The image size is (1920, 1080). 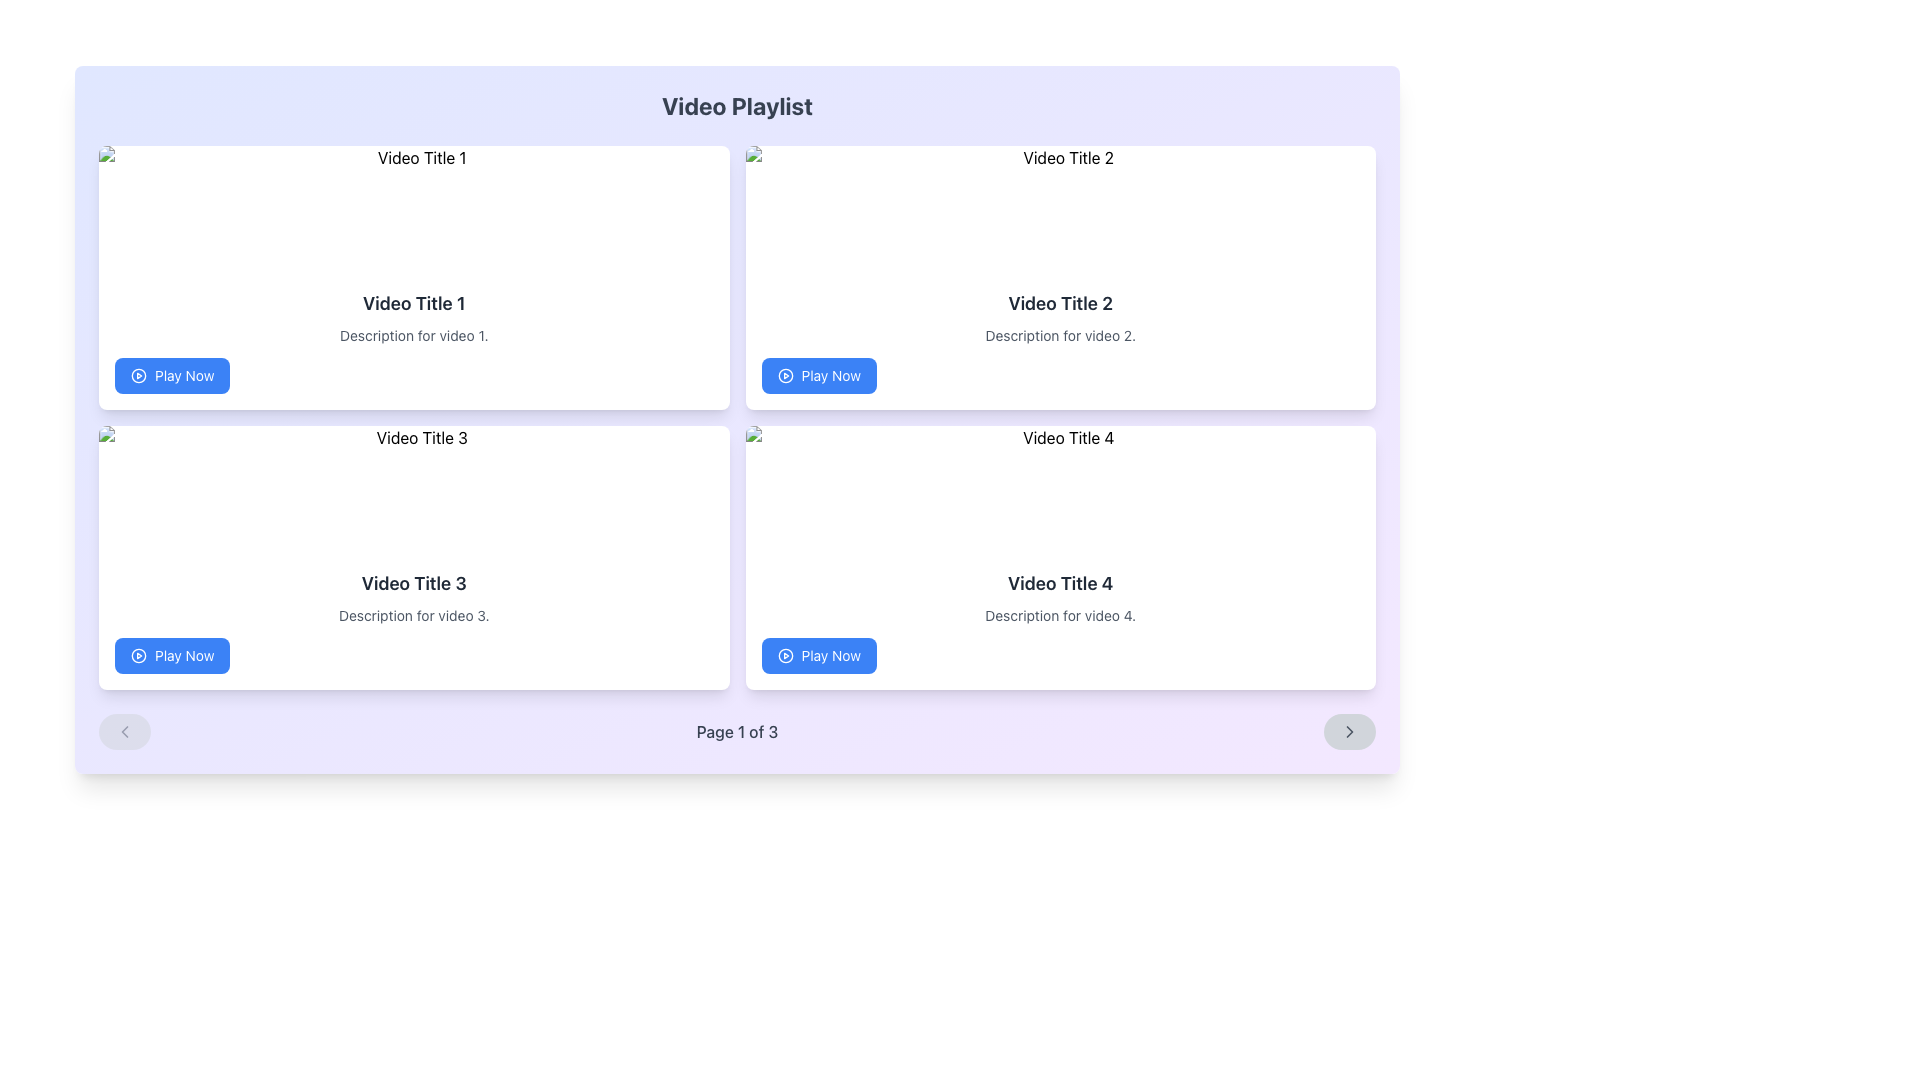 What do you see at coordinates (784, 375) in the screenshot?
I see `the play icon located within the 'Play Now' button under 'Video Title 2'` at bounding box center [784, 375].